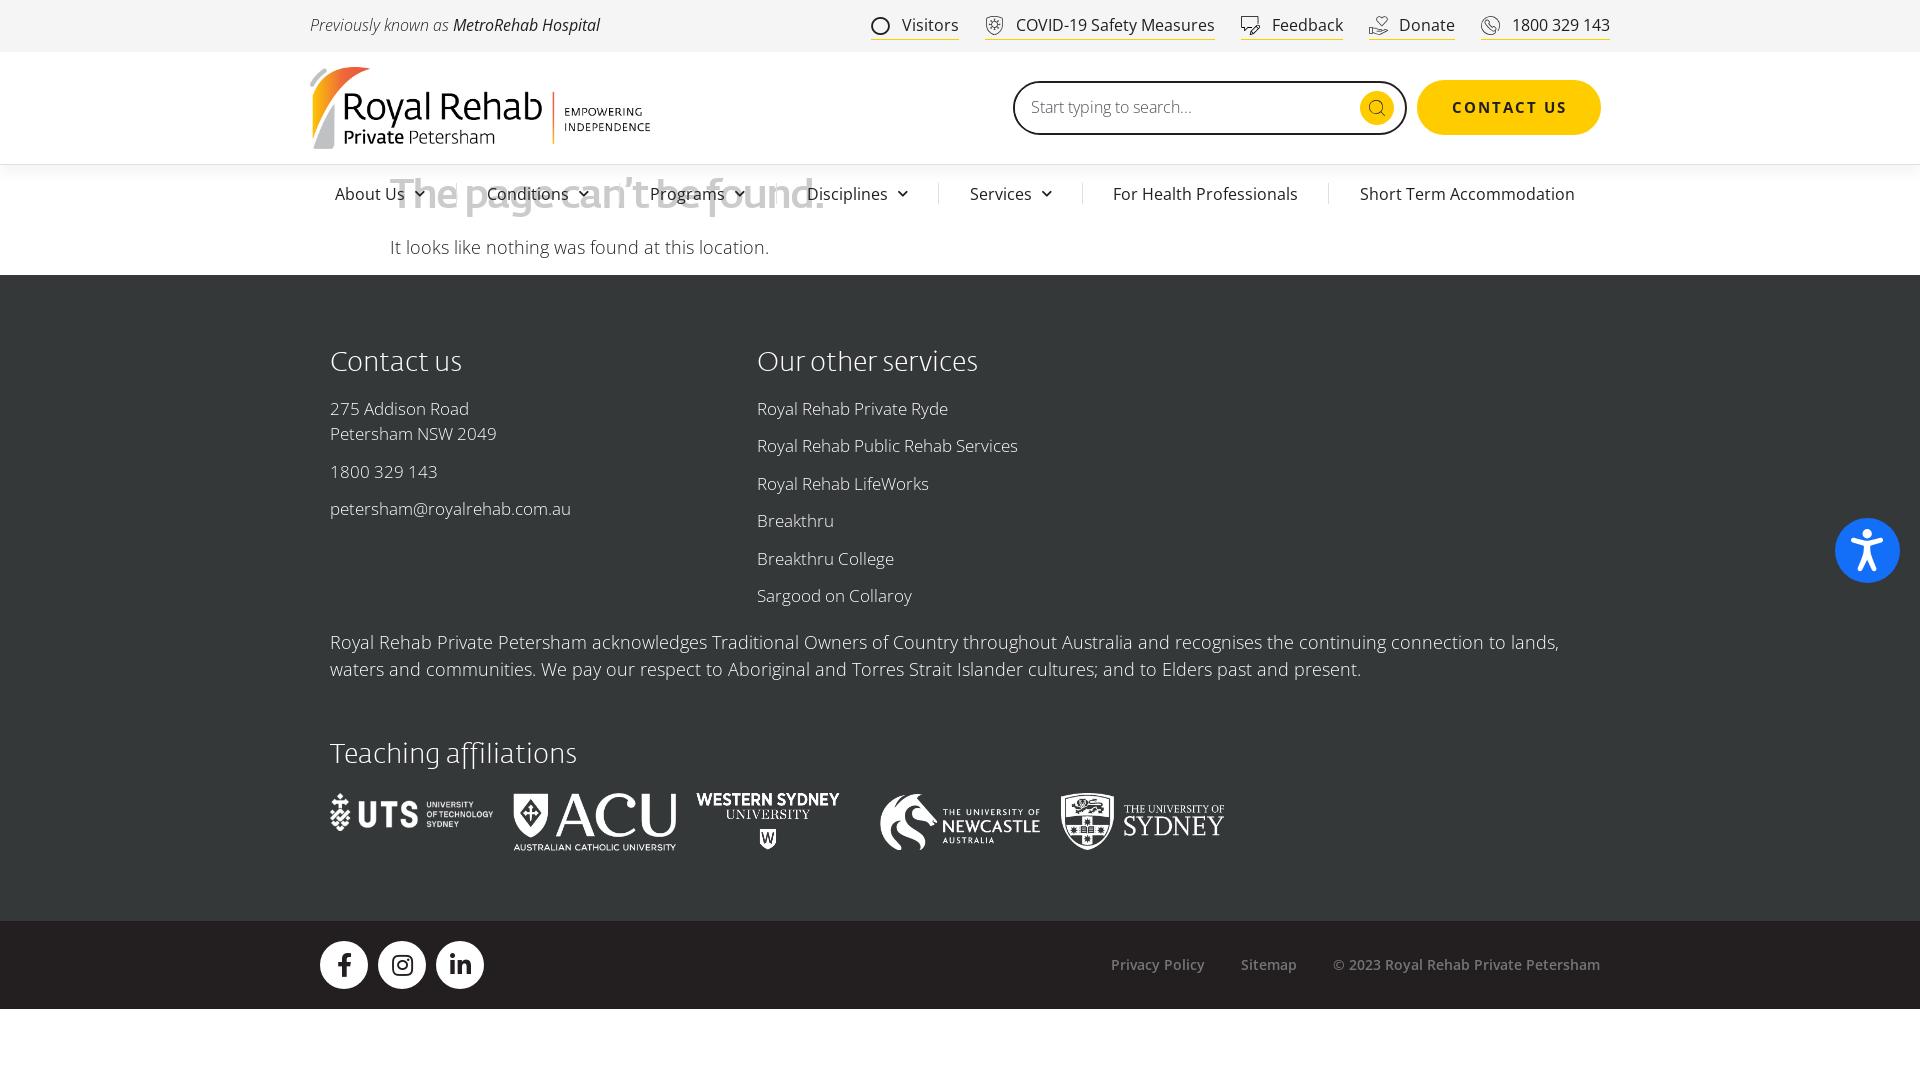  What do you see at coordinates (1204, 193) in the screenshot?
I see `'For Health Professionals'` at bounding box center [1204, 193].